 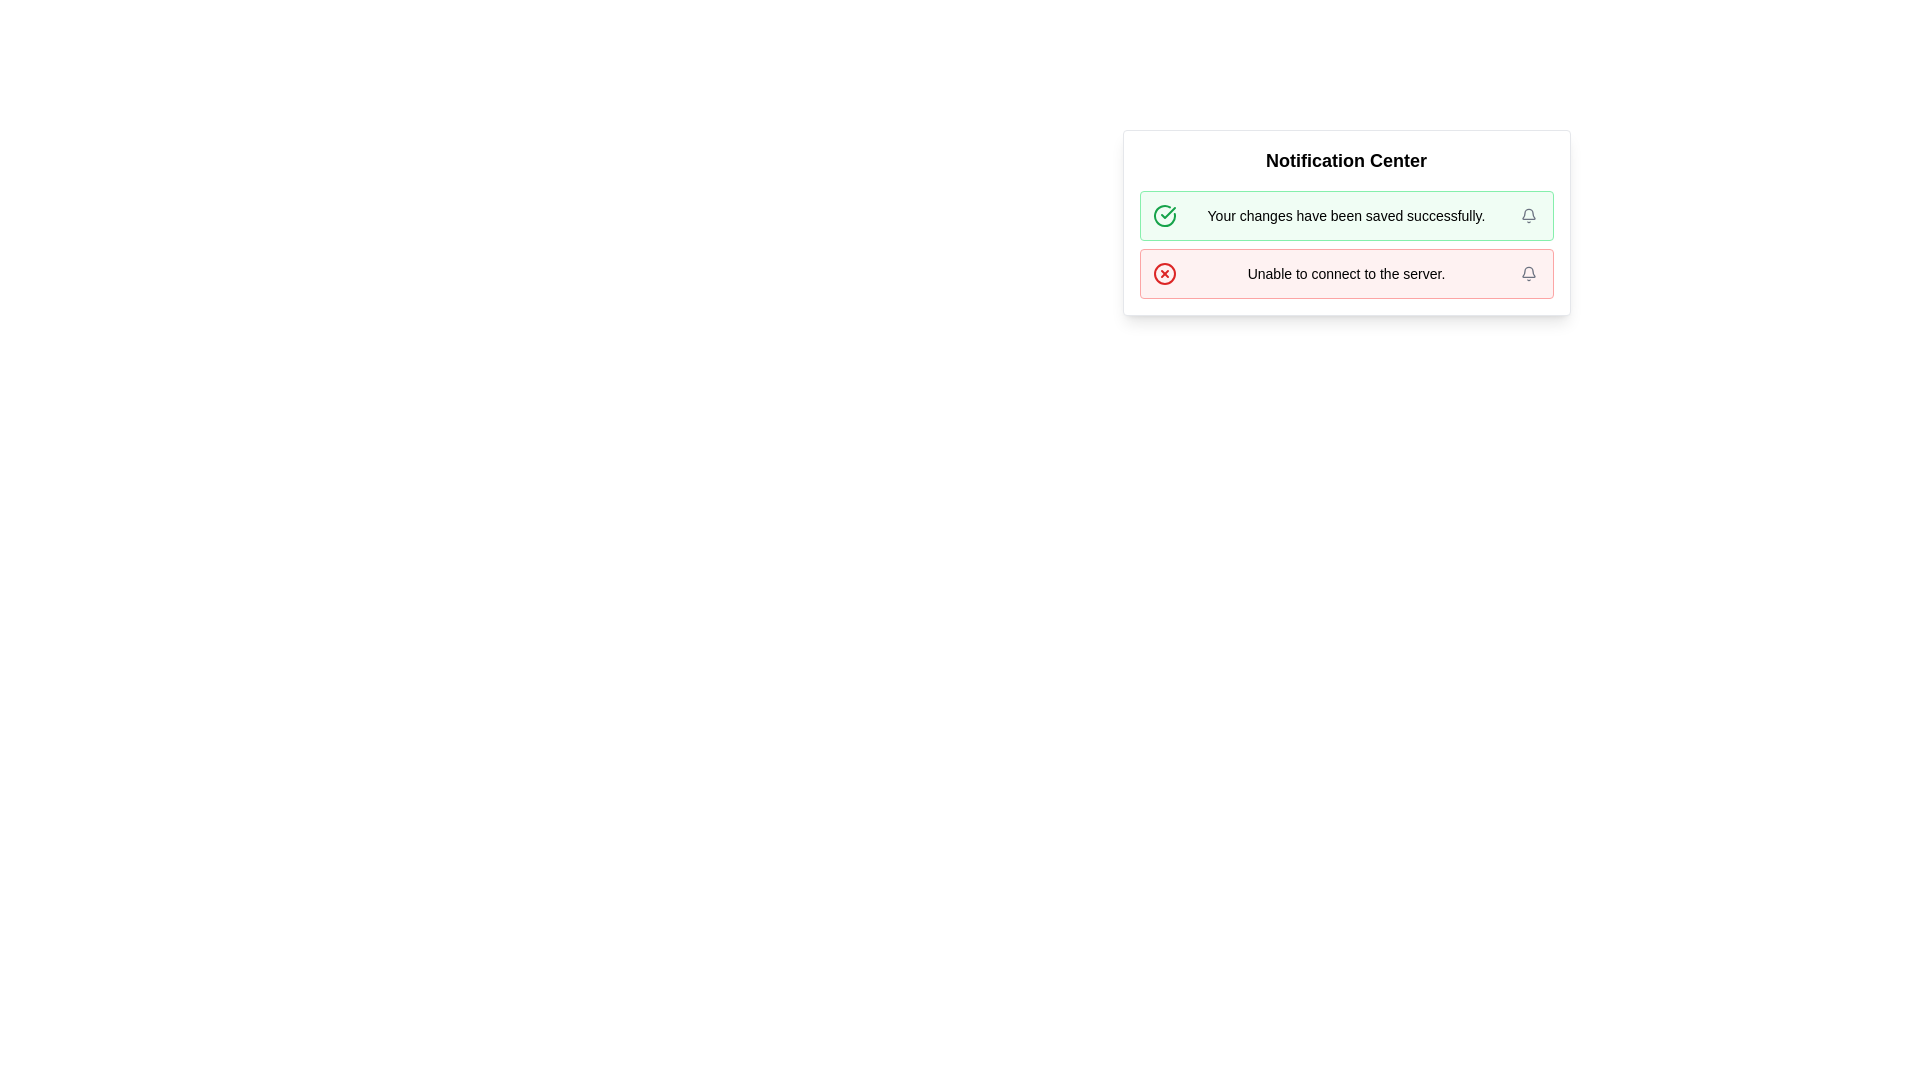 What do you see at coordinates (1164, 216) in the screenshot?
I see `the circular green checkmark icon located in the notification area of the interface, which indicates that changes have been saved successfully` at bounding box center [1164, 216].